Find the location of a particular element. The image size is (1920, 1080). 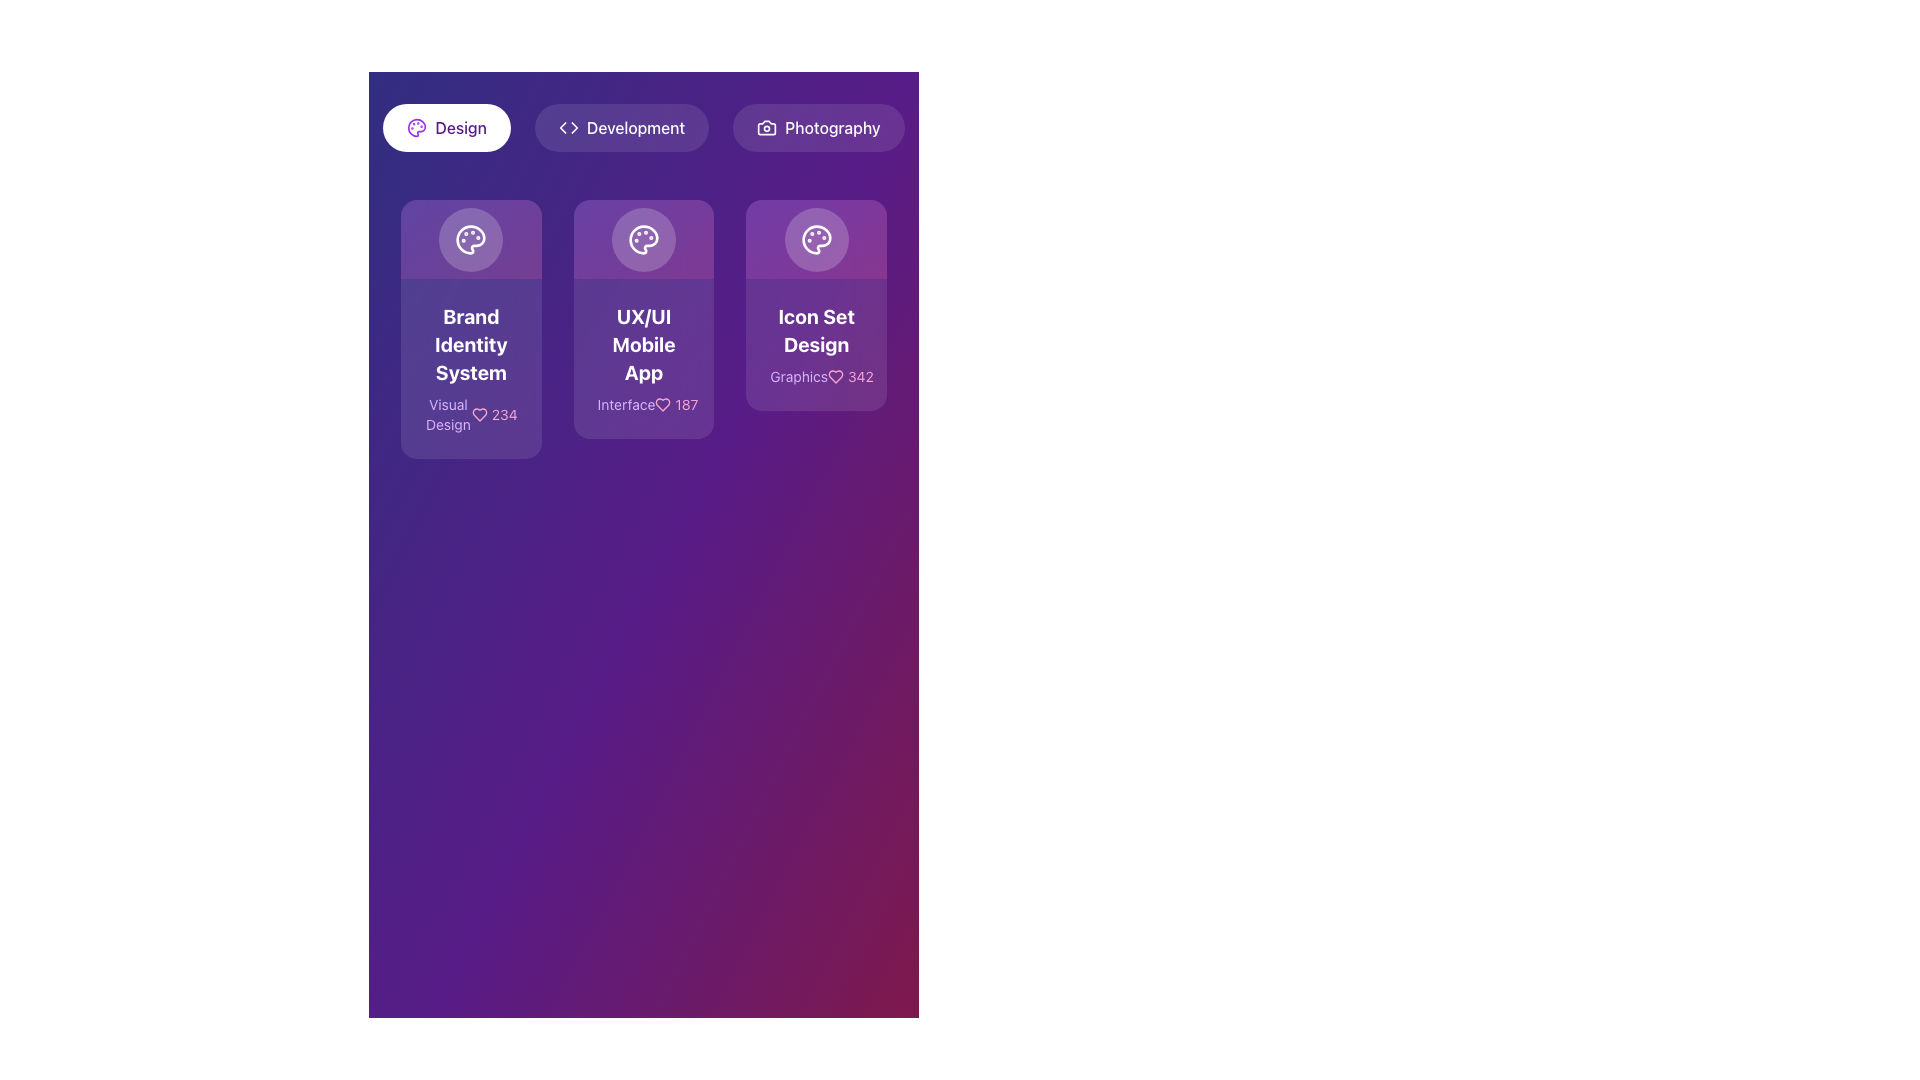

the label that serves as the textual part of a navigation button located at the top-left of the interface, adjacent to an icon is located at coordinates (460, 127).